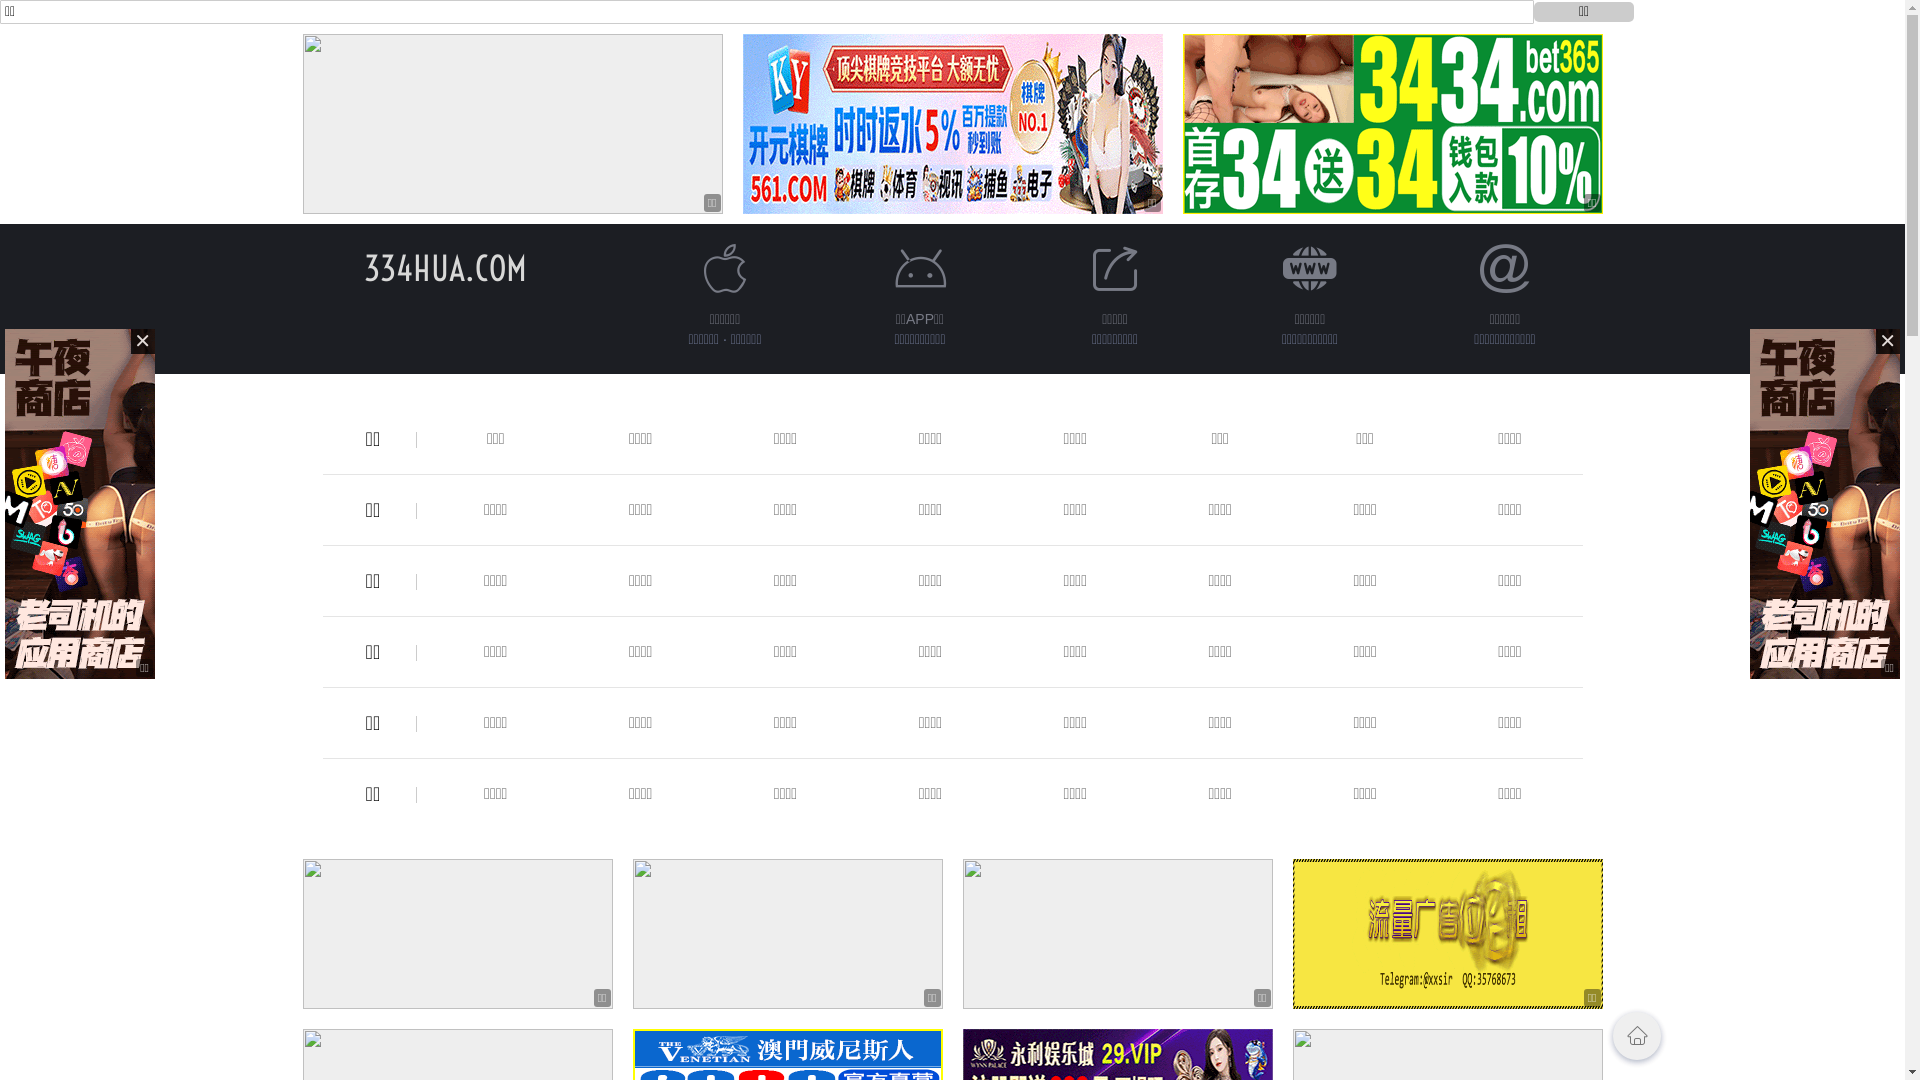  I want to click on '334HUA.COM', so click(444, 267).